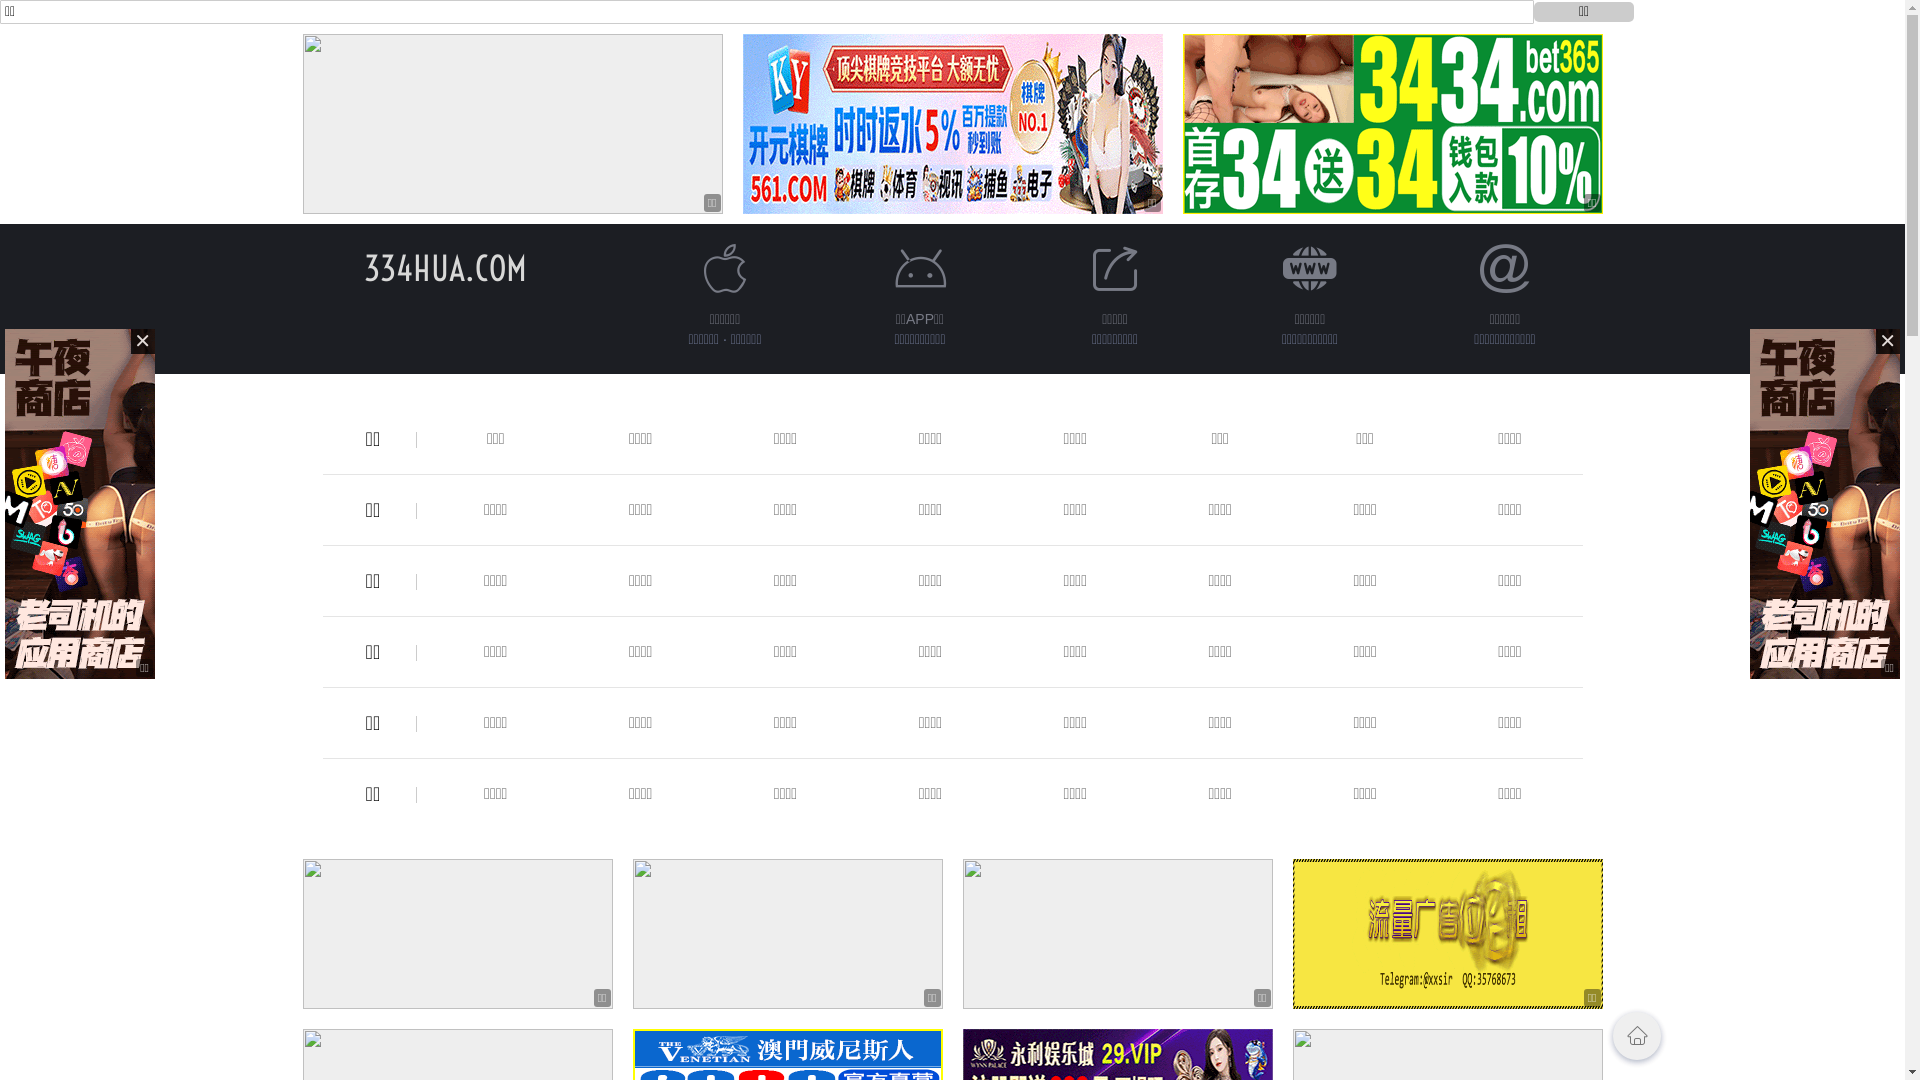  I want to click on '334HUA.COM', so click(444, 267).